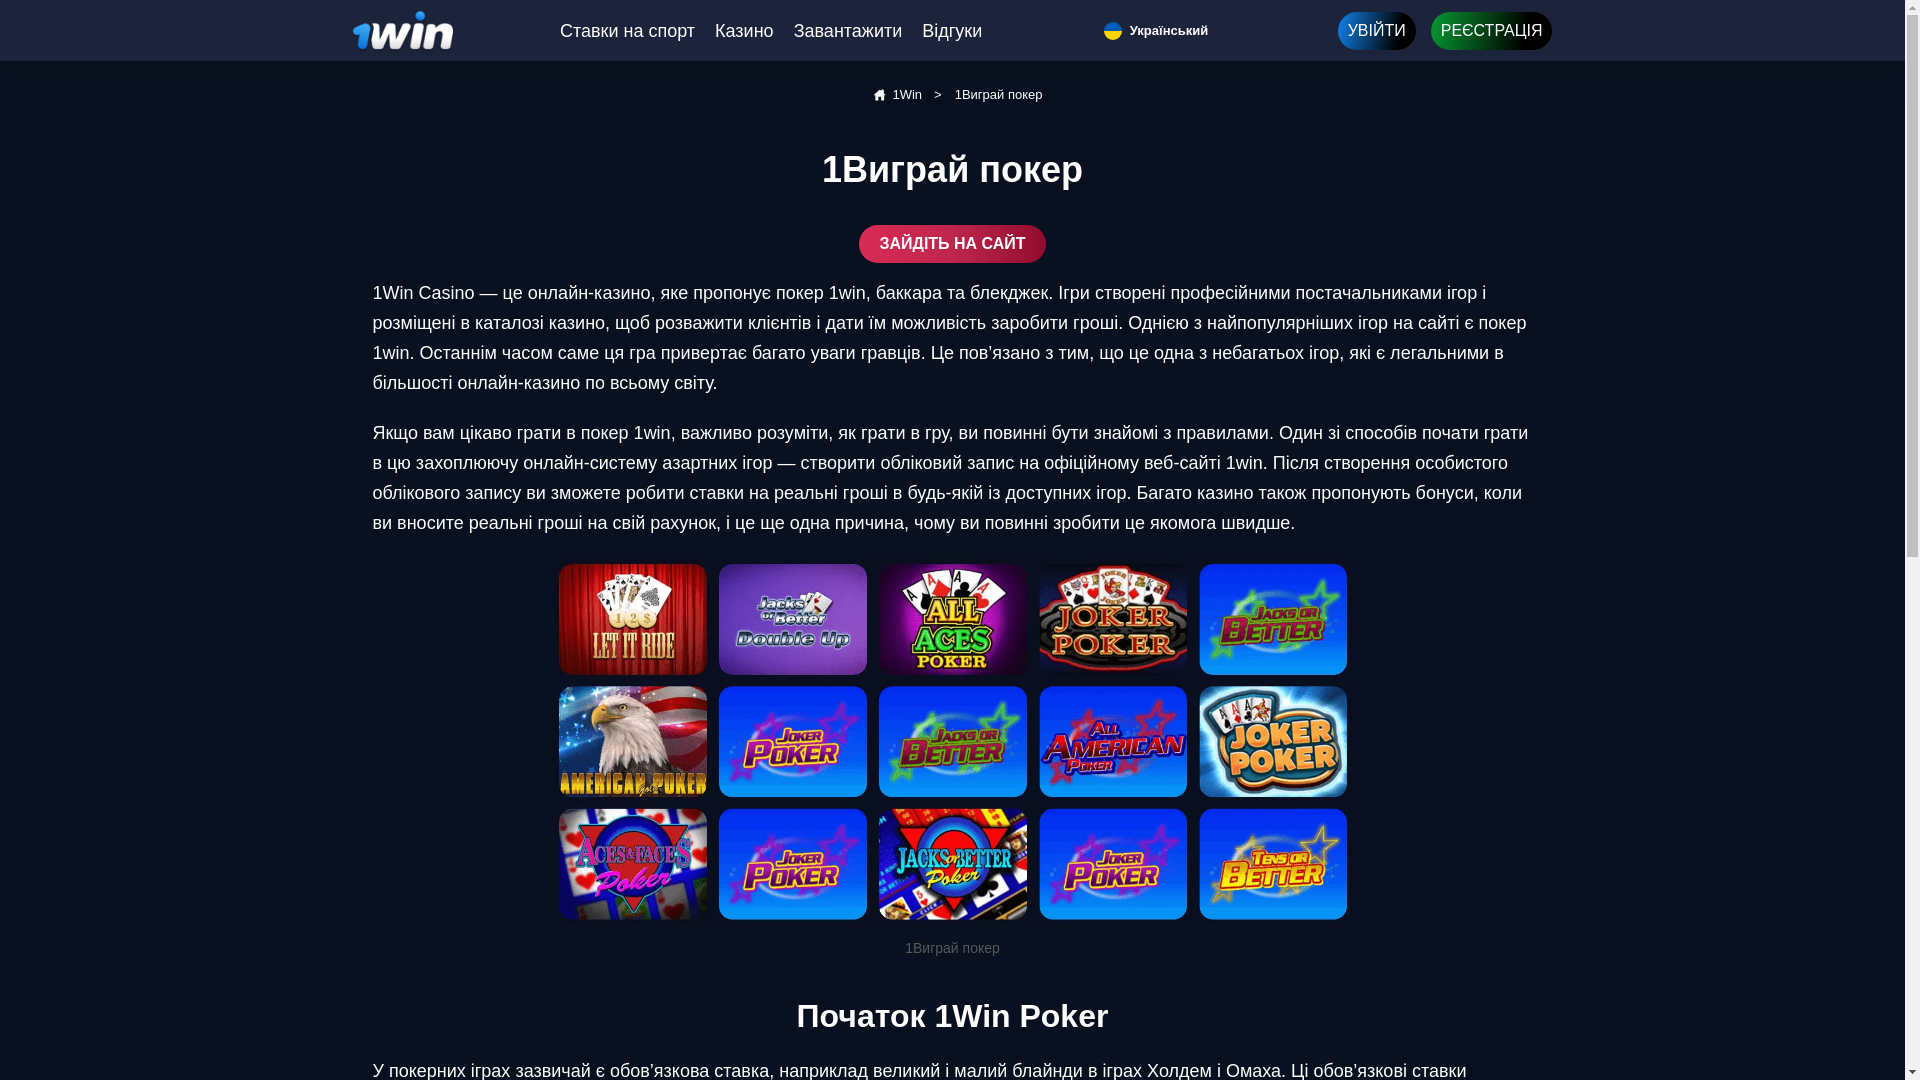 This screenshot has height=1080, width=1920. Describe the element at coordinates (894, 95) in the screenshot. I see `'1Win'` at that location.